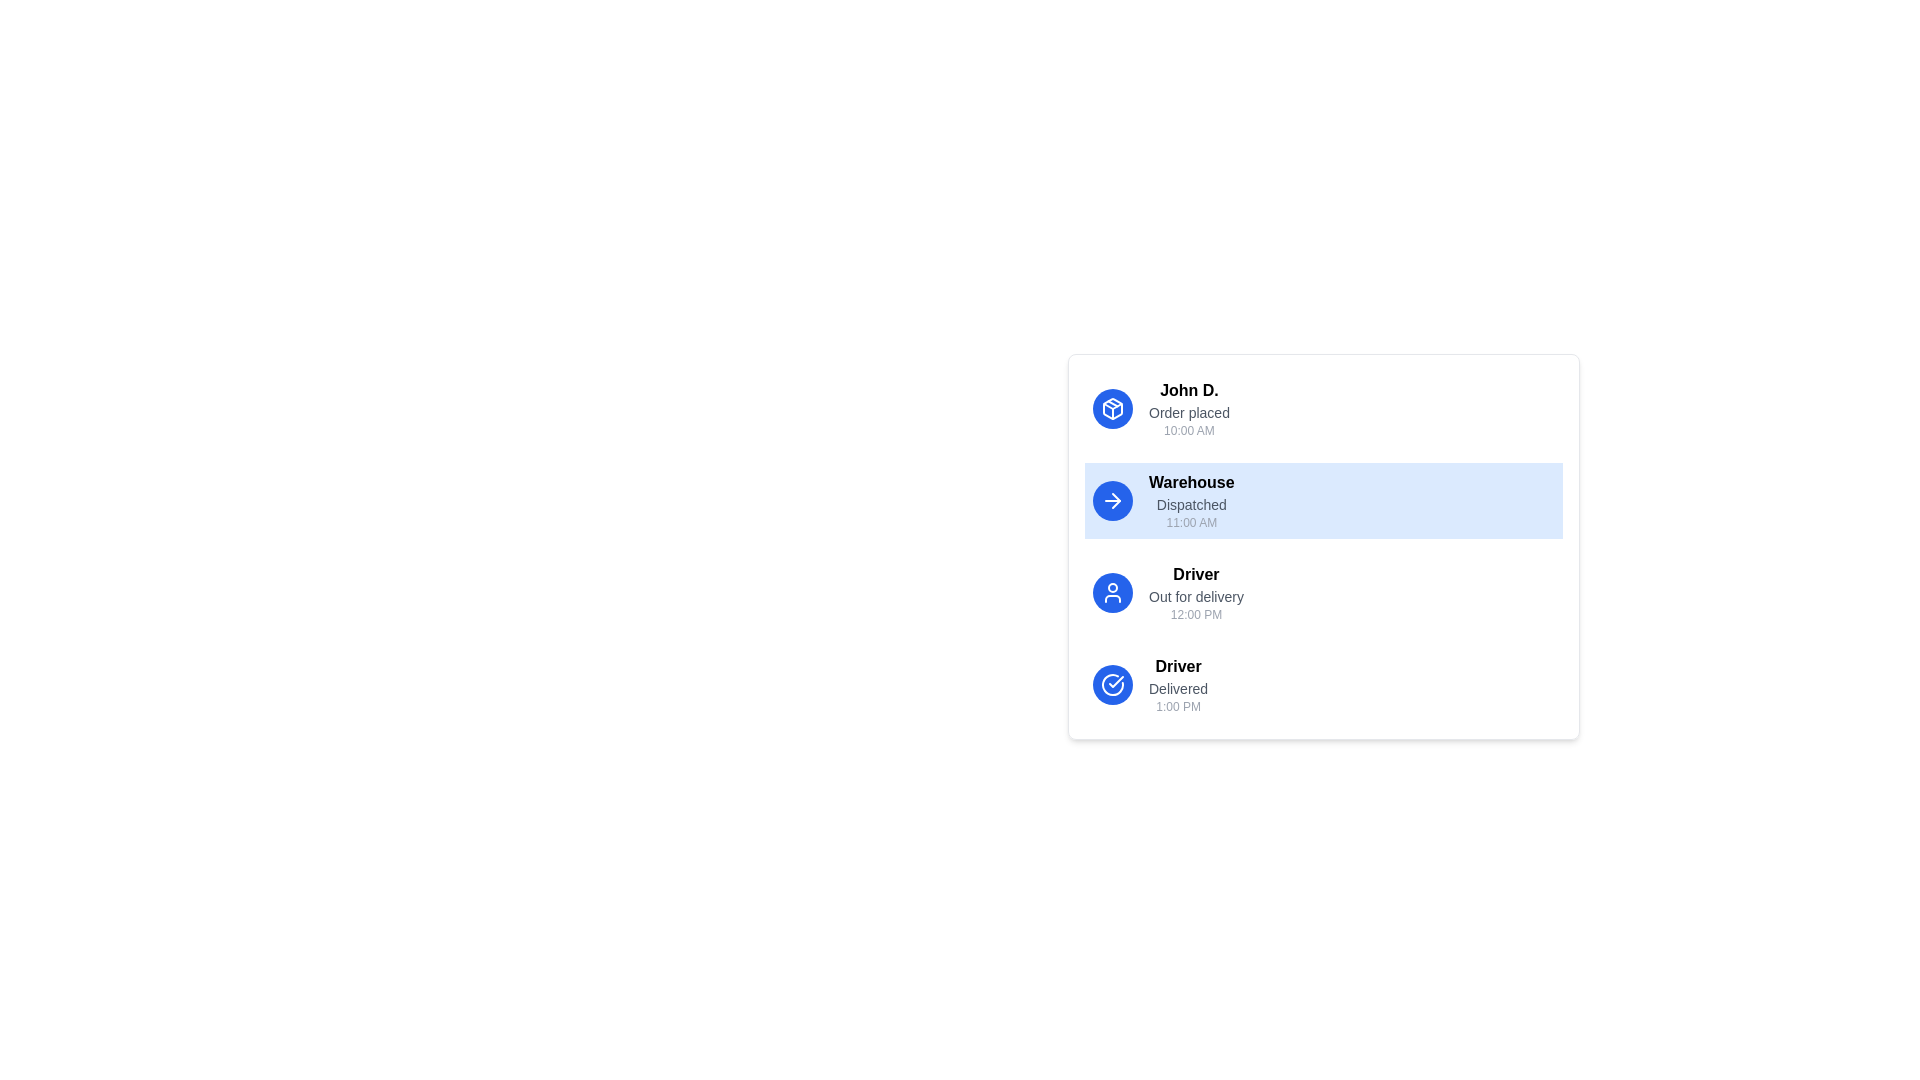 The width and height of the screenshot is (1920, 1080). I want to click on the text label displaying the word 'Delivered', which is positioned below the 'Driver' text in the fourth item of a vertically structured timeline, so click(1178, 688).